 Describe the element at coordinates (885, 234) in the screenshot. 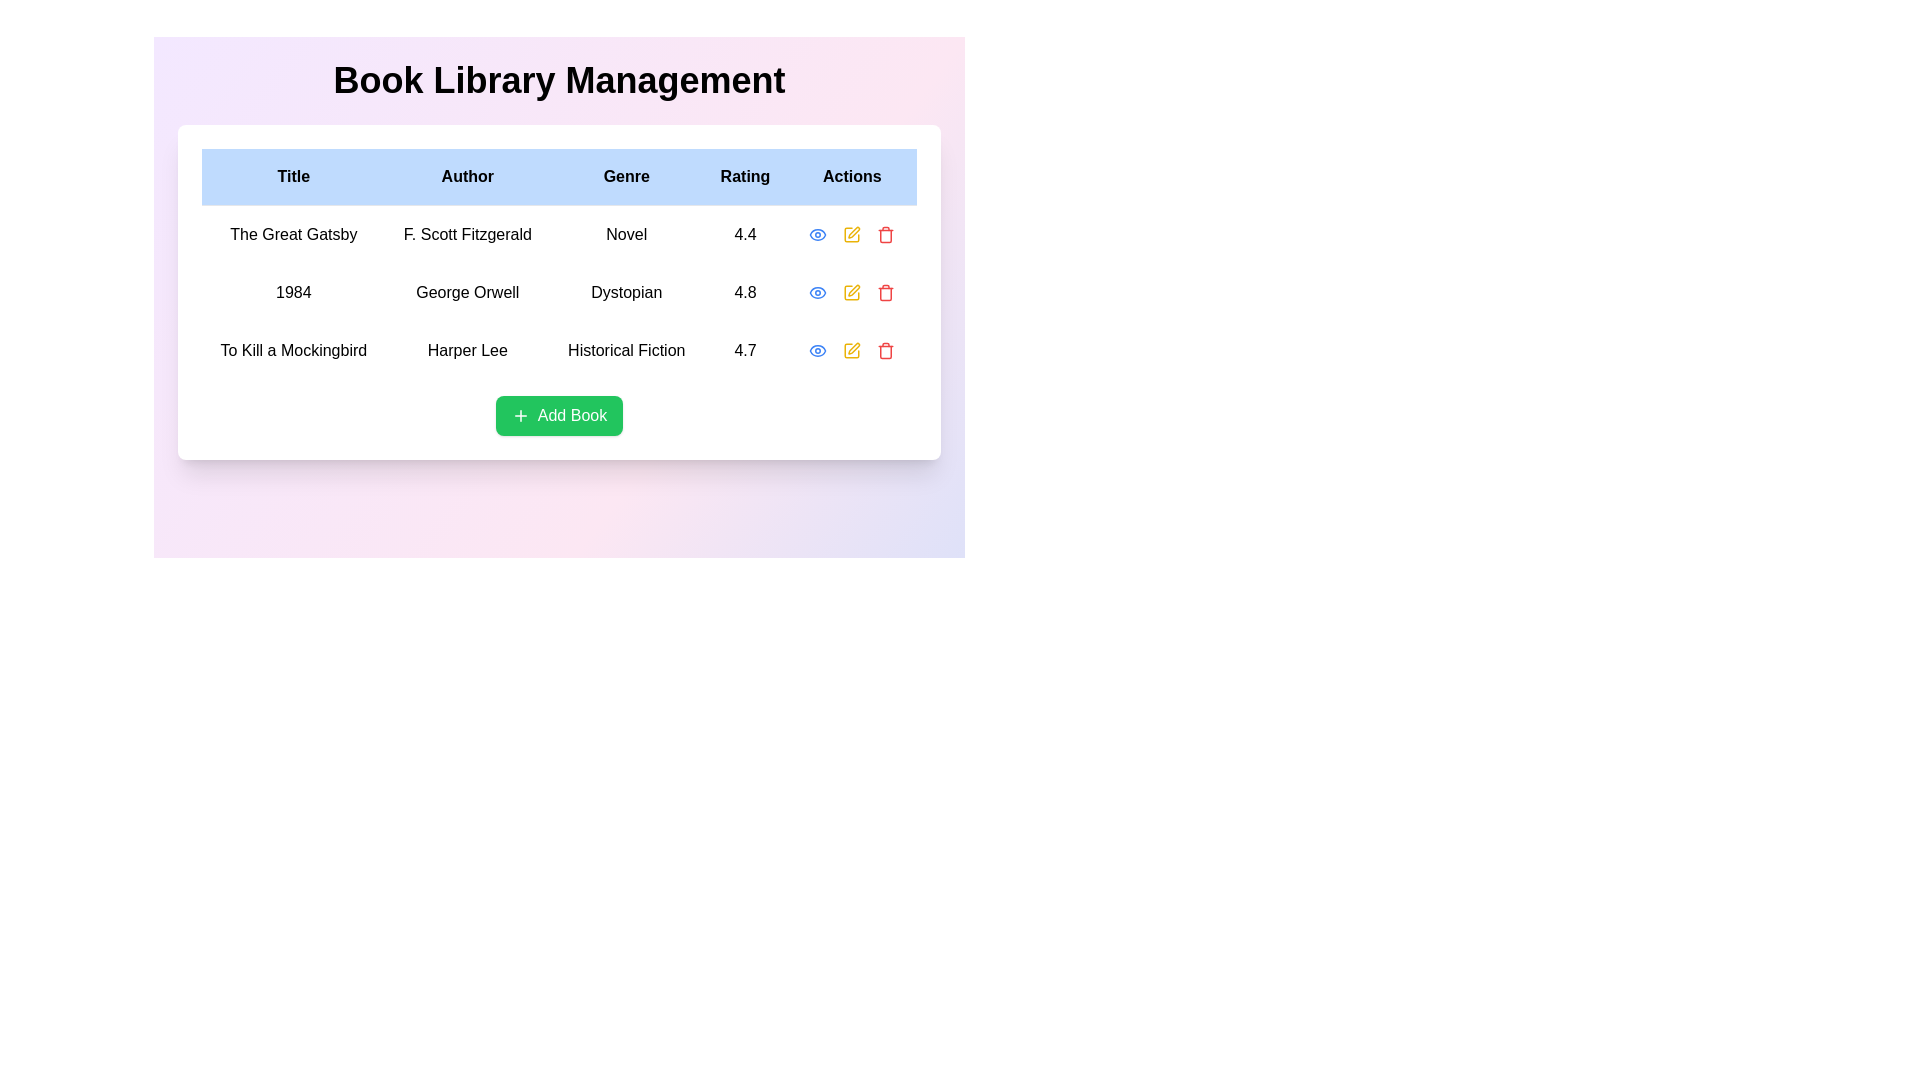

I see `the red trash can icon button, which is the last icon in the horizontally aligned group of action icons under 'Actions'` at that location.